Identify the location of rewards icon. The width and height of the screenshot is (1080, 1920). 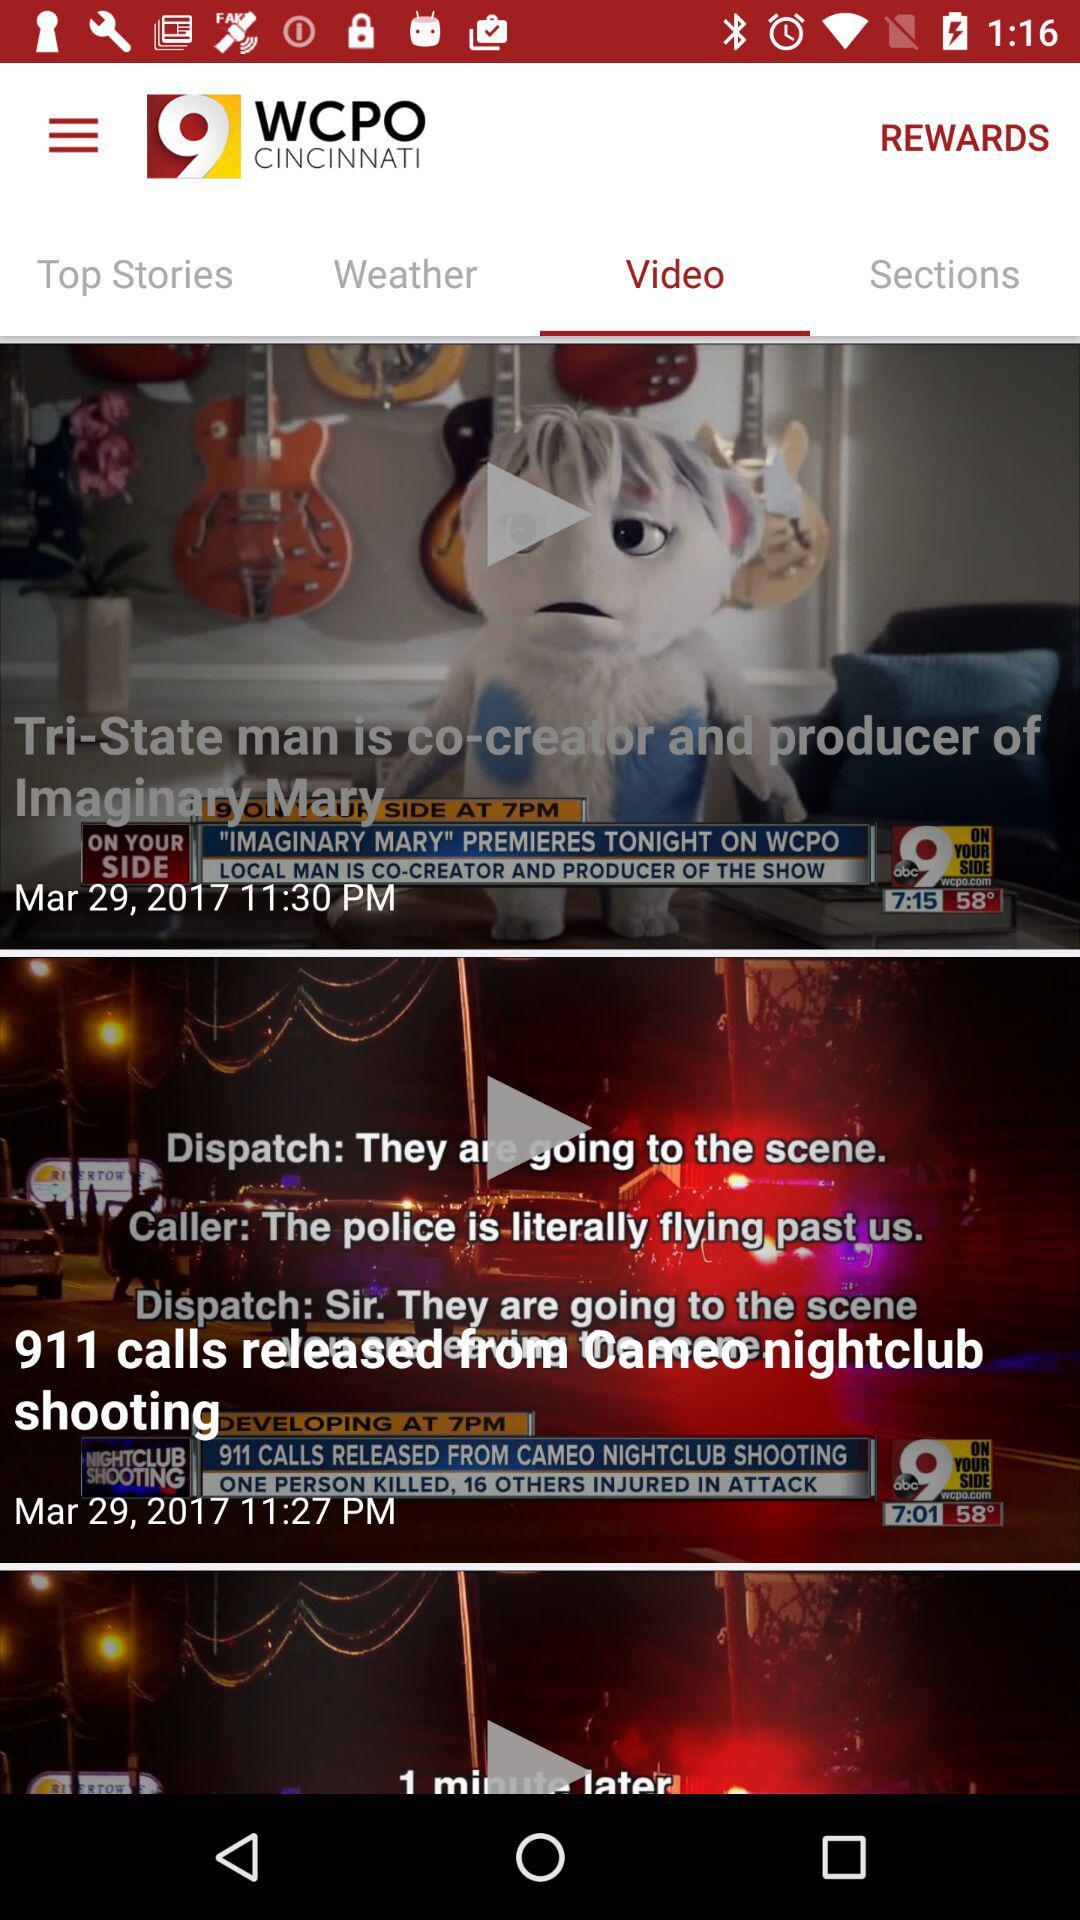
(963, 135).